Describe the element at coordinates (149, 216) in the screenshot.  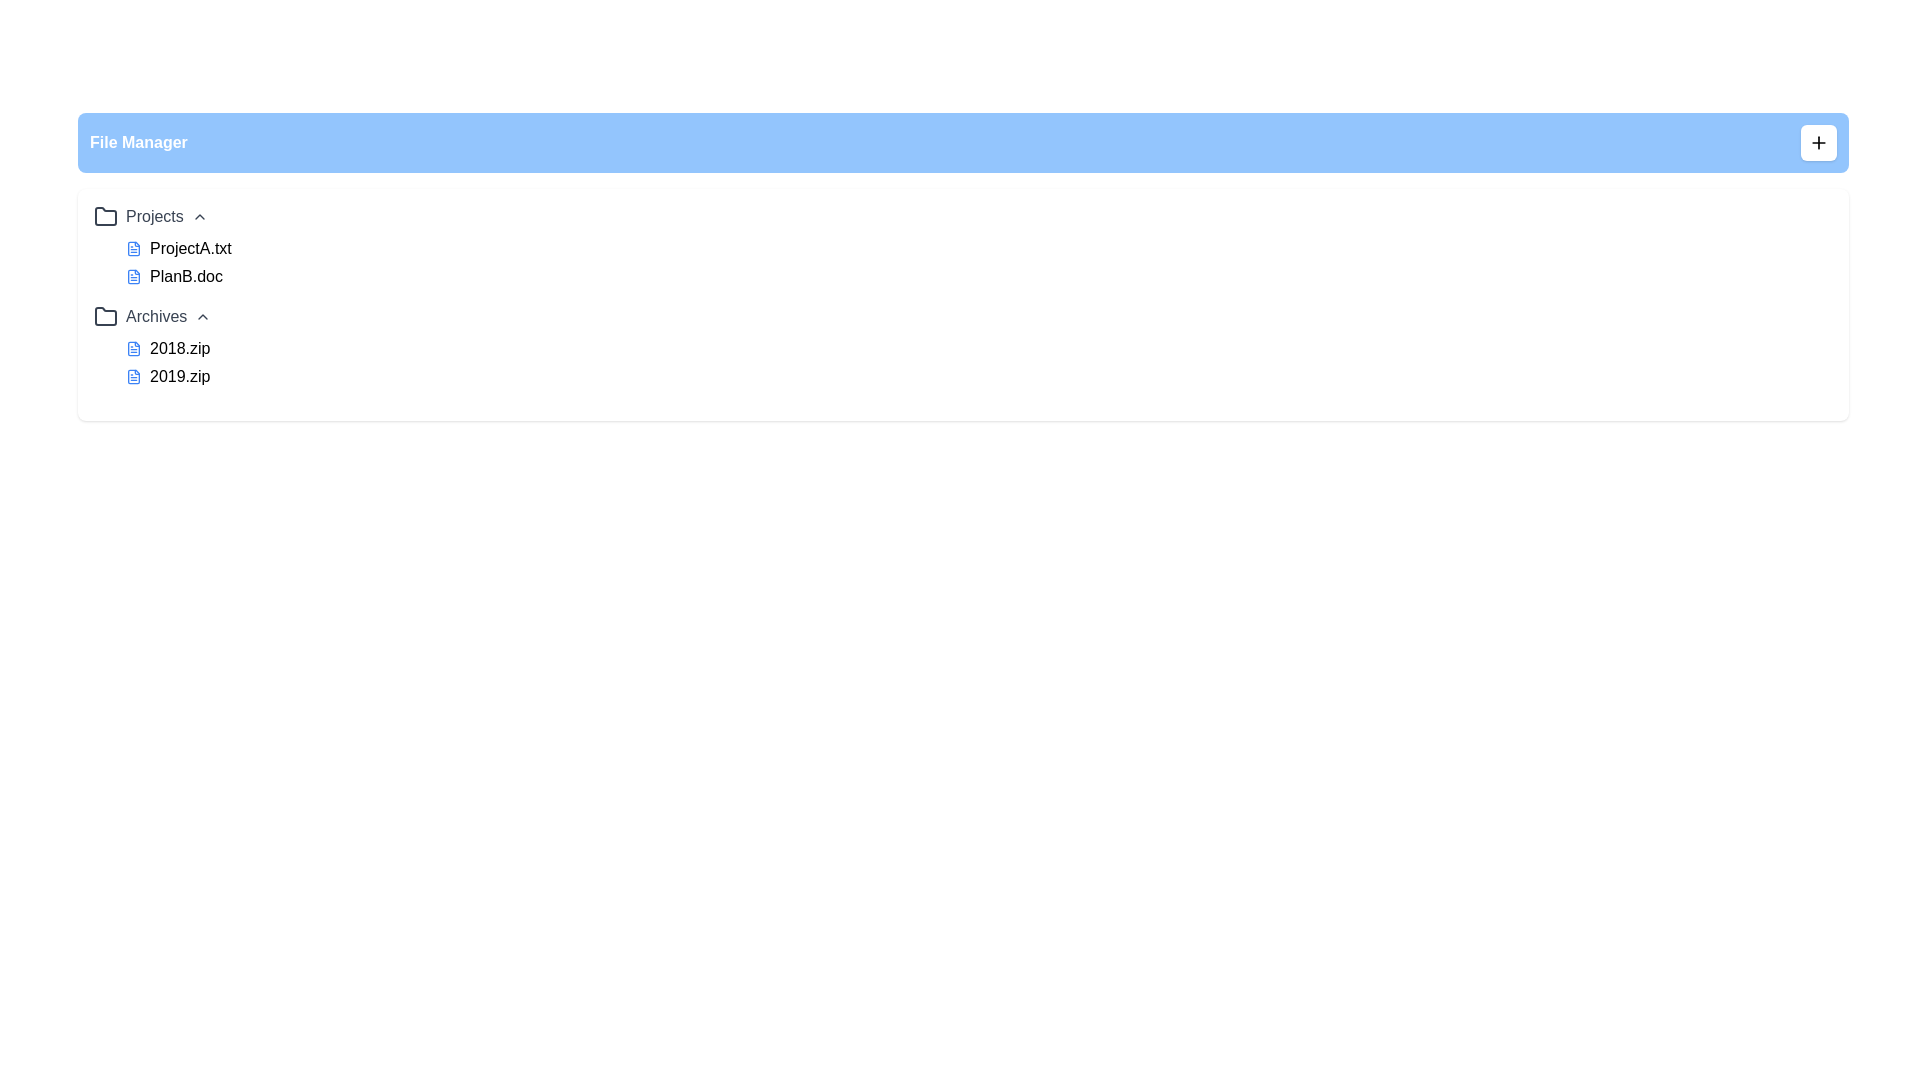
I see `the CollapsibleHeader element, which features a folder icon, the label 'Projects' in gray text, and a downward-pointing chevron arrow` at that location.